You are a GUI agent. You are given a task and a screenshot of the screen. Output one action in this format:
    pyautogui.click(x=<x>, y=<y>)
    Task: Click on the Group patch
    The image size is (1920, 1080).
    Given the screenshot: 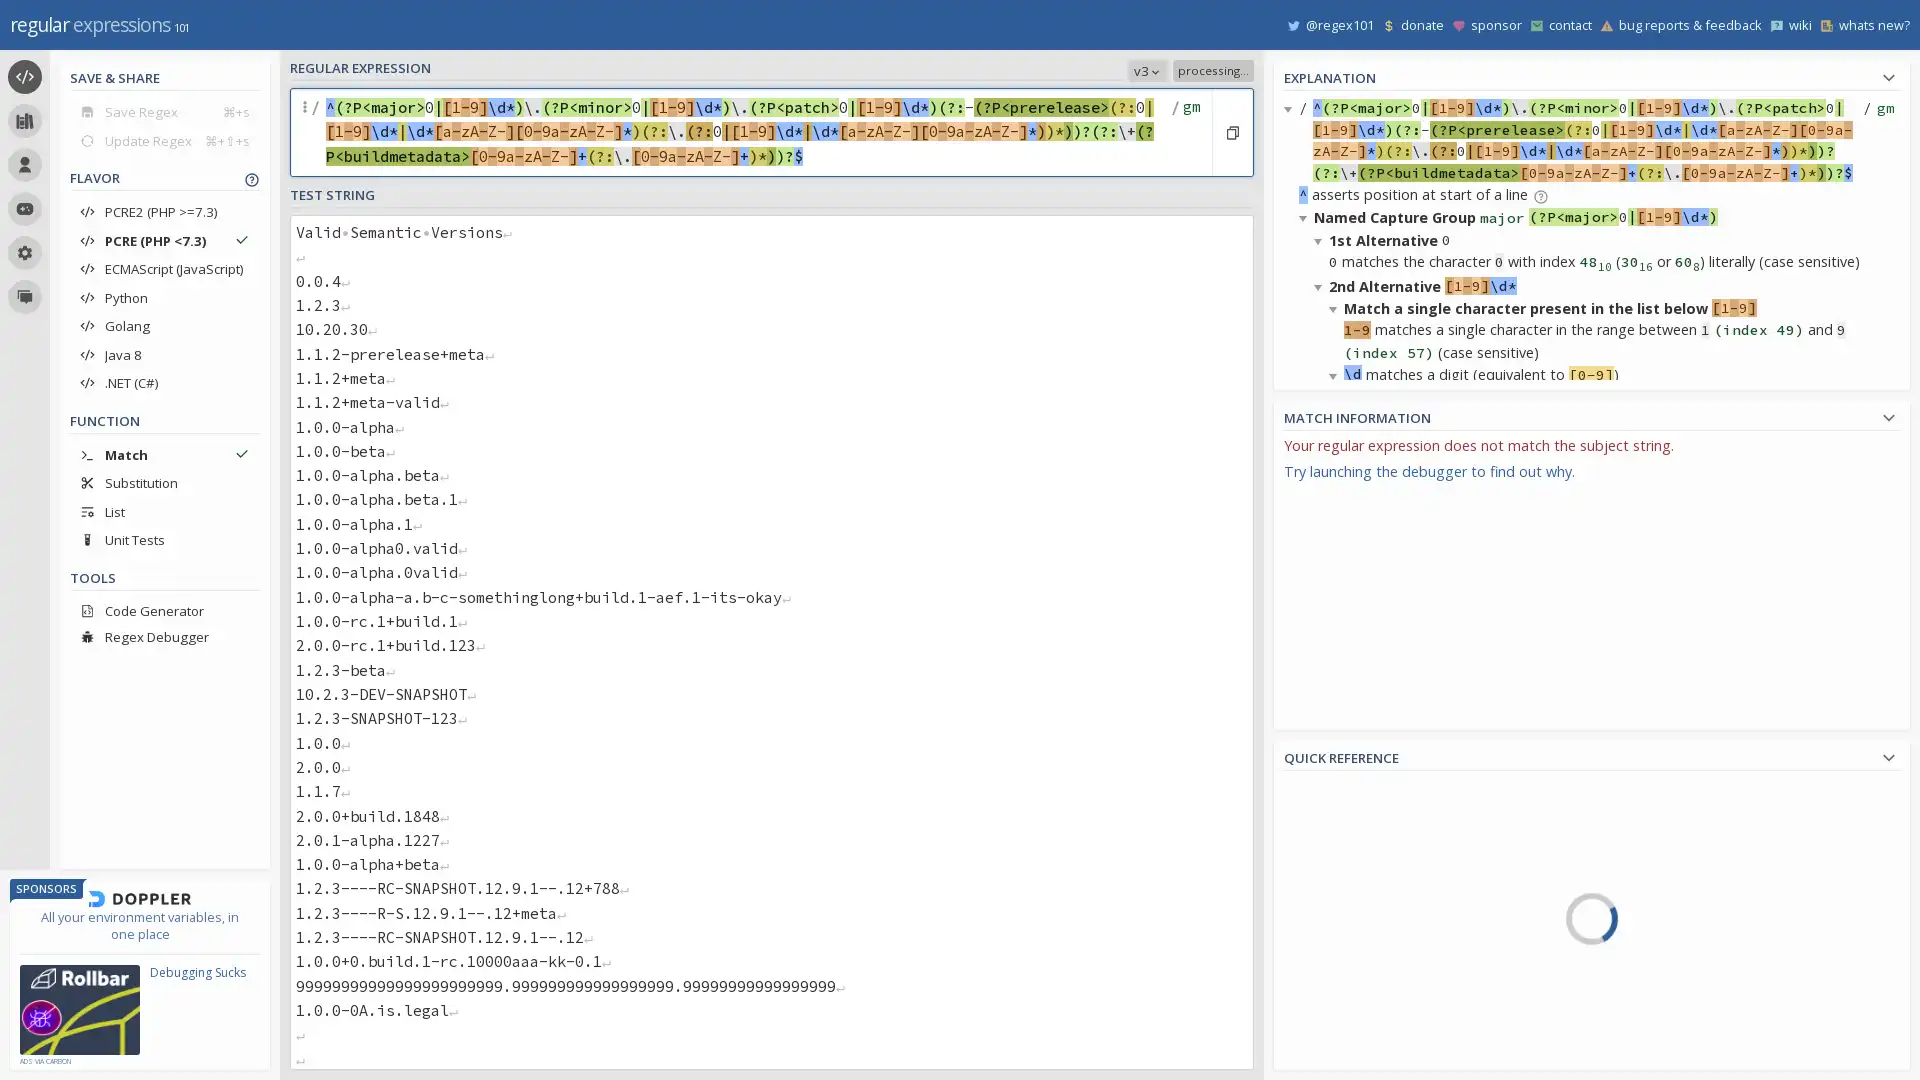 What is the action you would take?
    pyautogui.click(x=1337, y=570)
    